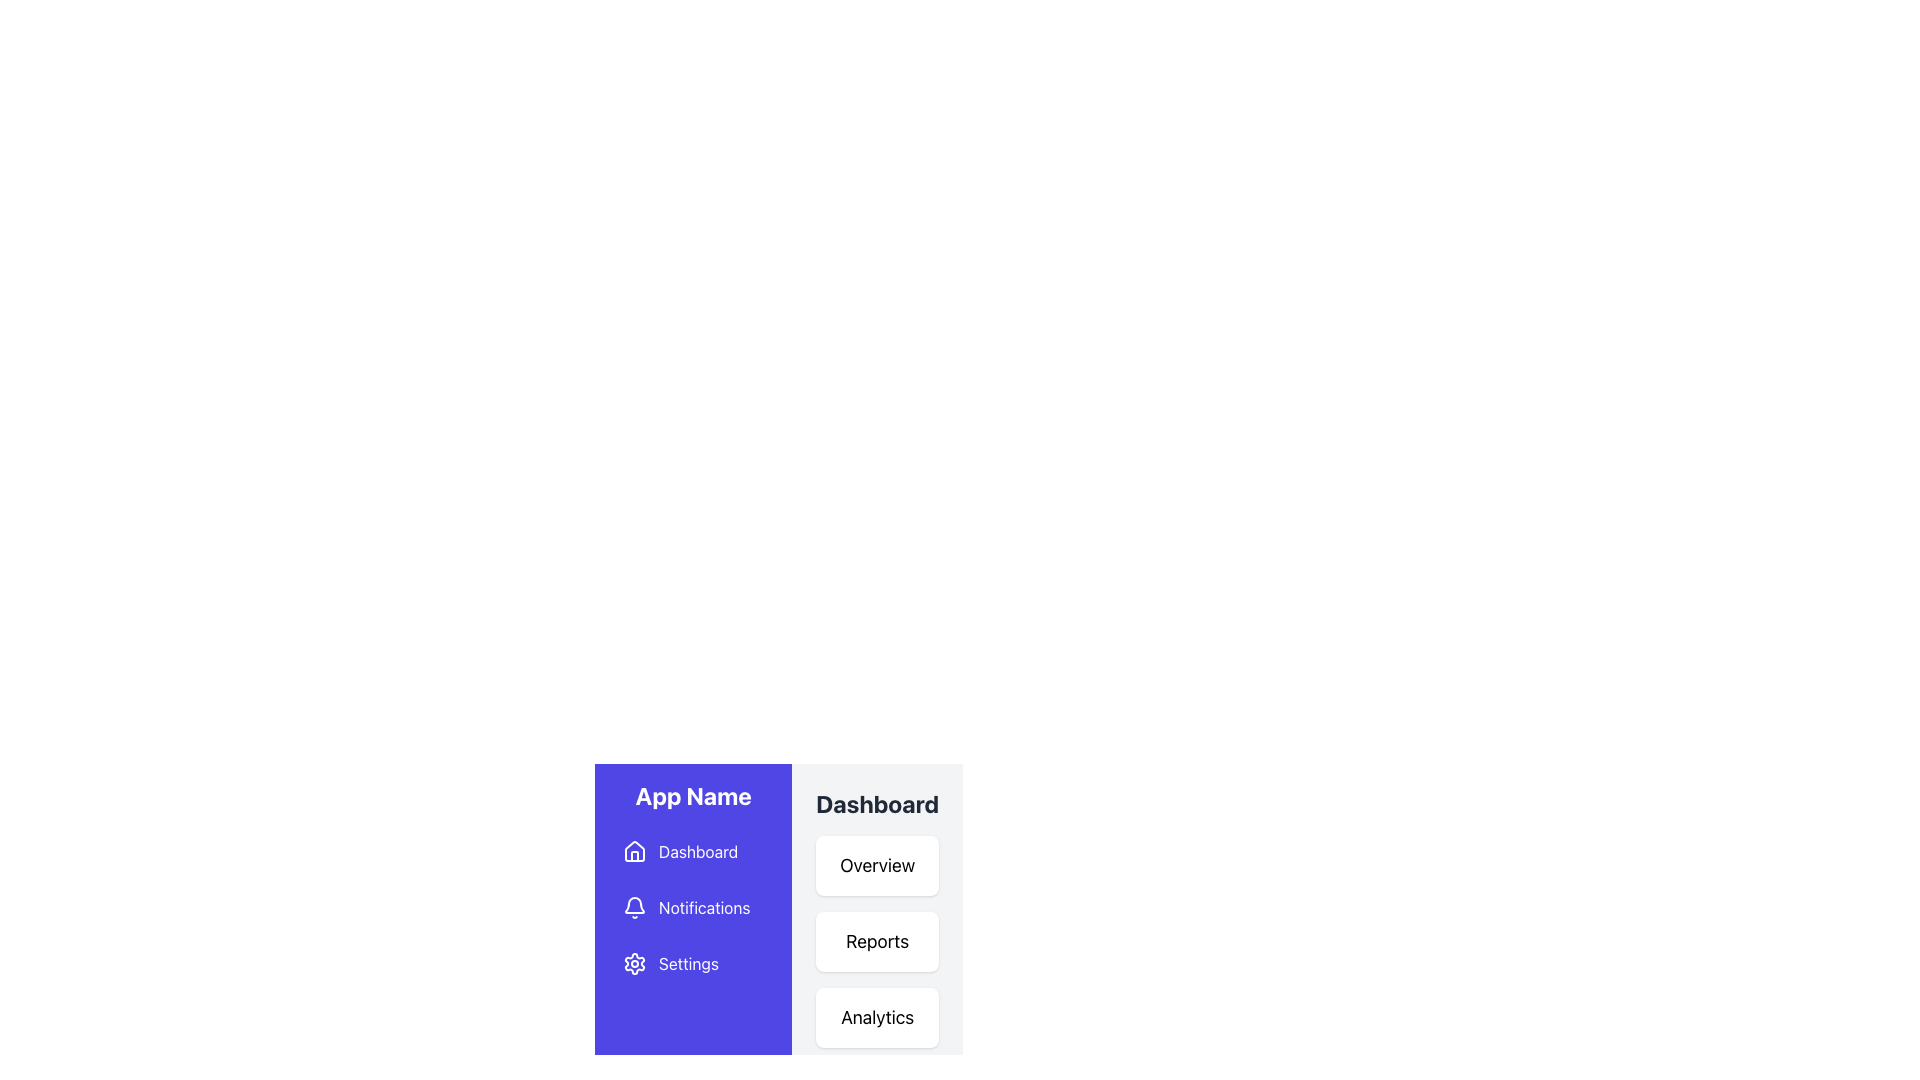 Image resolution: width=1920 pixels, height=1080 pixels. Describe the element at coordinates (633, 852) in the screenshot. I see `the house icon located in the left-side navigation section, at the top of the vertical list of options, next to the 'Dashboard' menu item` at that location.